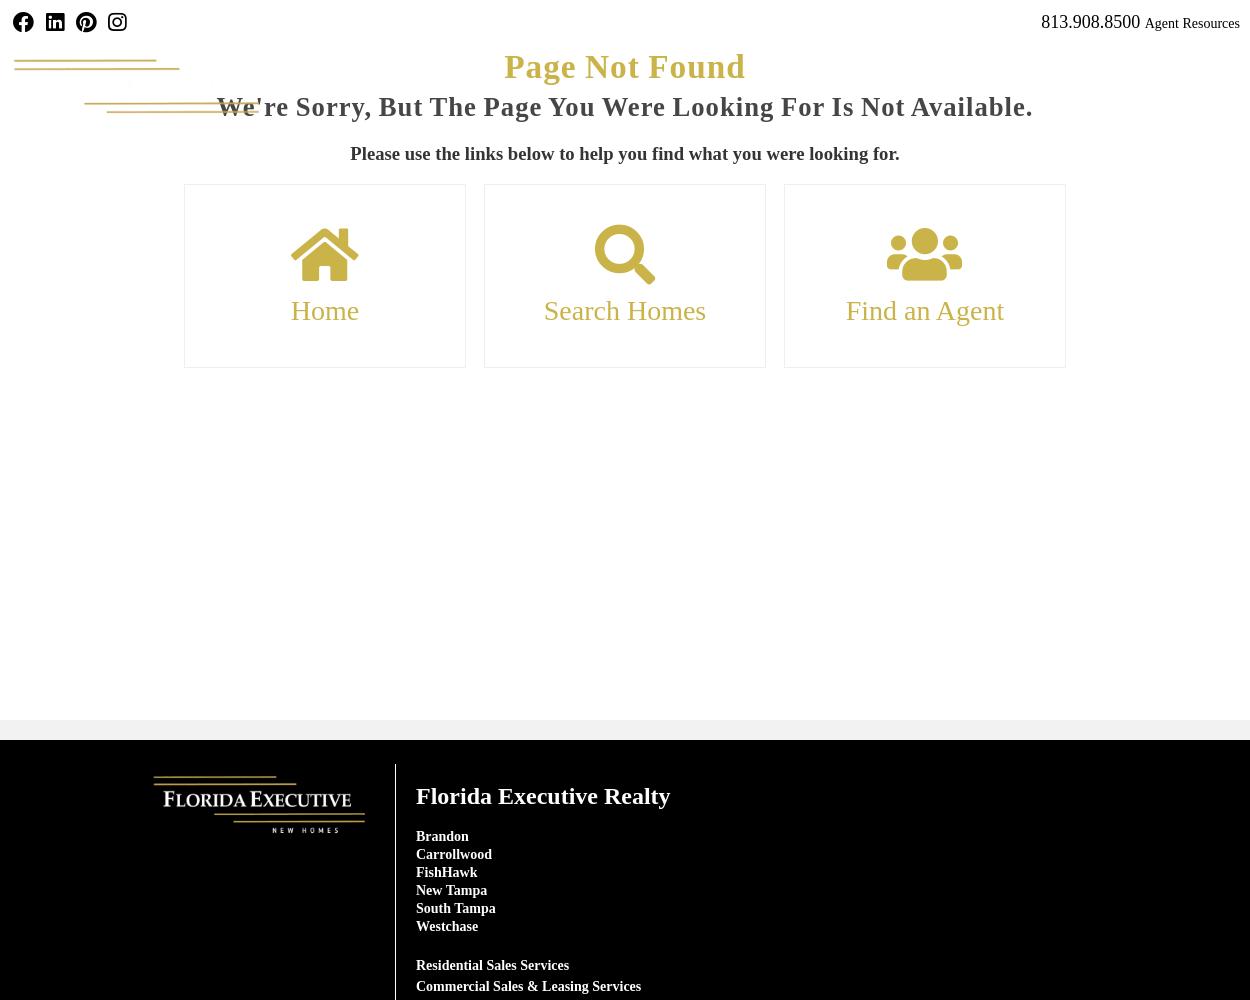 This screenshot has height=1000, width=1250. Describe the element at coordinates (450, 889) in the screenshot. I see `'New Tampa'` at that location.